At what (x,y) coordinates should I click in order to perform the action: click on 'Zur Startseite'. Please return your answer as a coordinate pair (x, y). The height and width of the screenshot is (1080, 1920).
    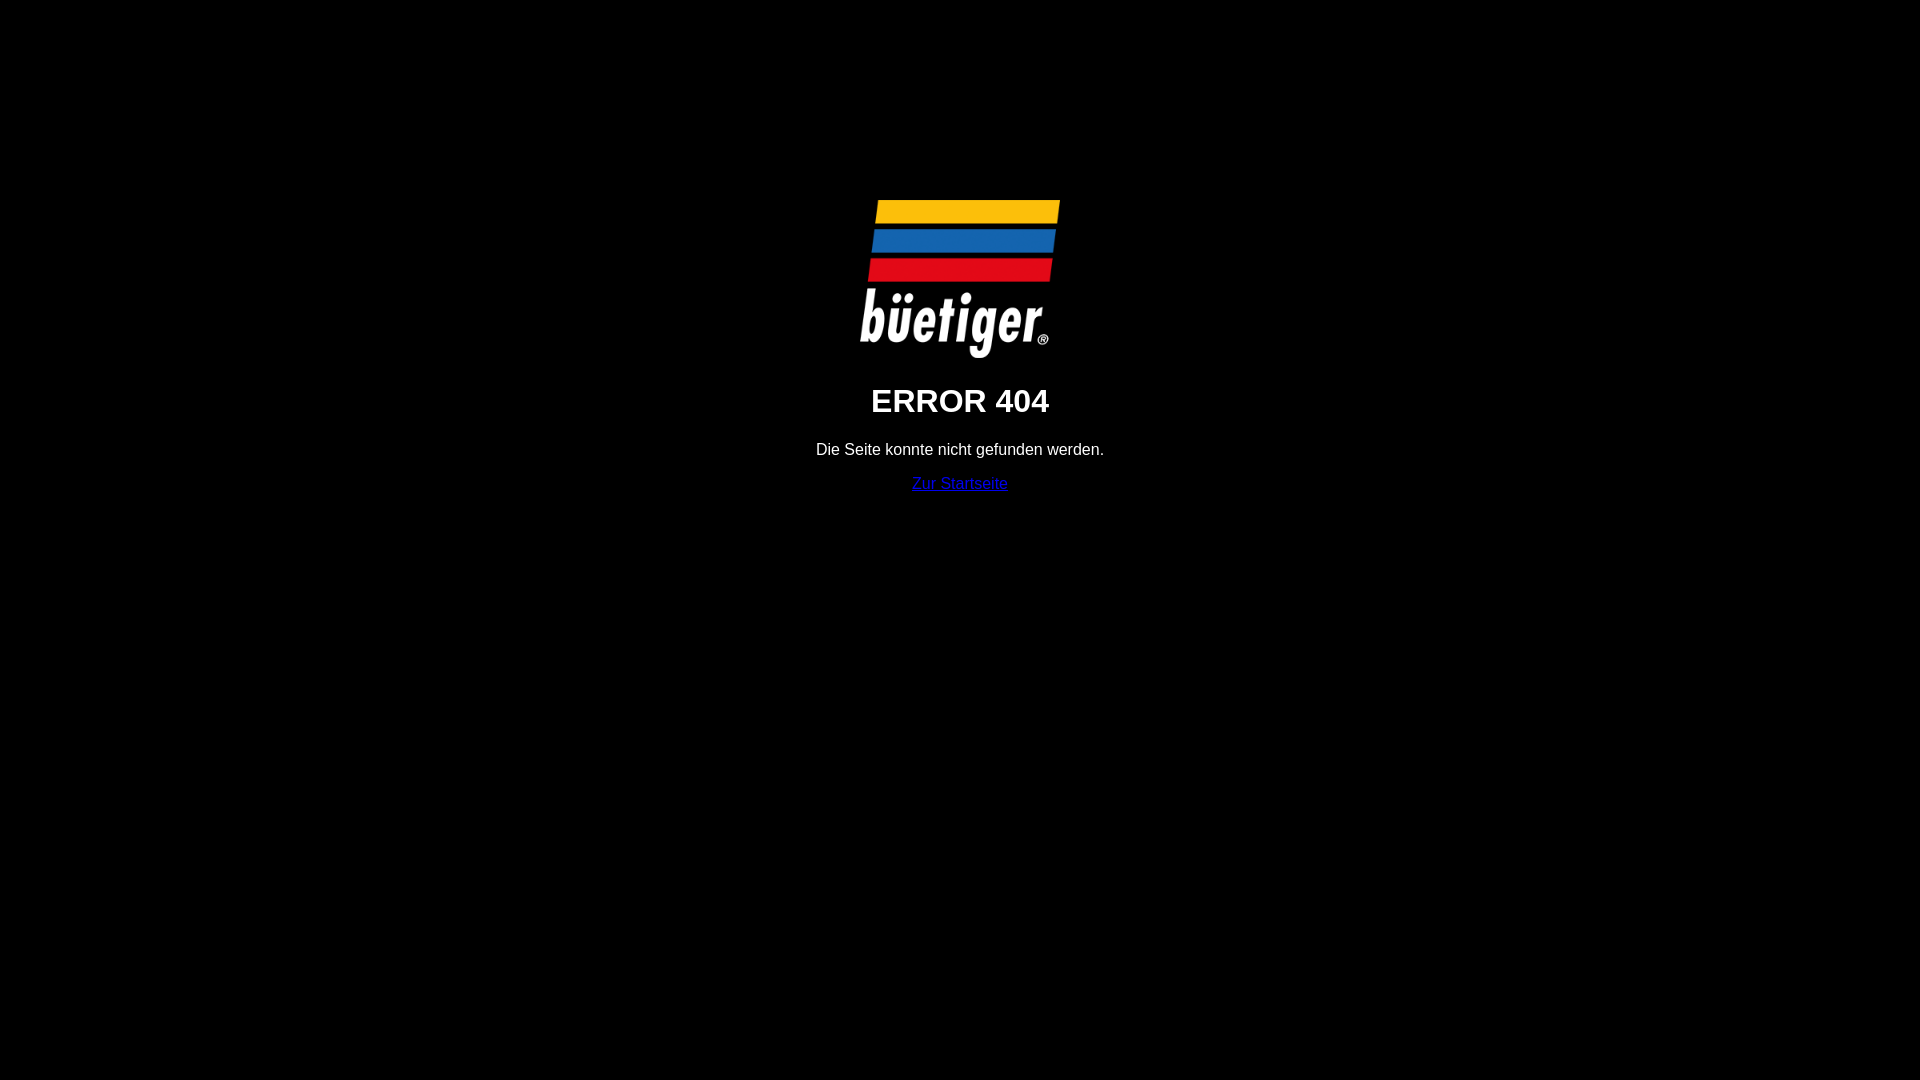
    Looking at the image, I should click on (960, 483).